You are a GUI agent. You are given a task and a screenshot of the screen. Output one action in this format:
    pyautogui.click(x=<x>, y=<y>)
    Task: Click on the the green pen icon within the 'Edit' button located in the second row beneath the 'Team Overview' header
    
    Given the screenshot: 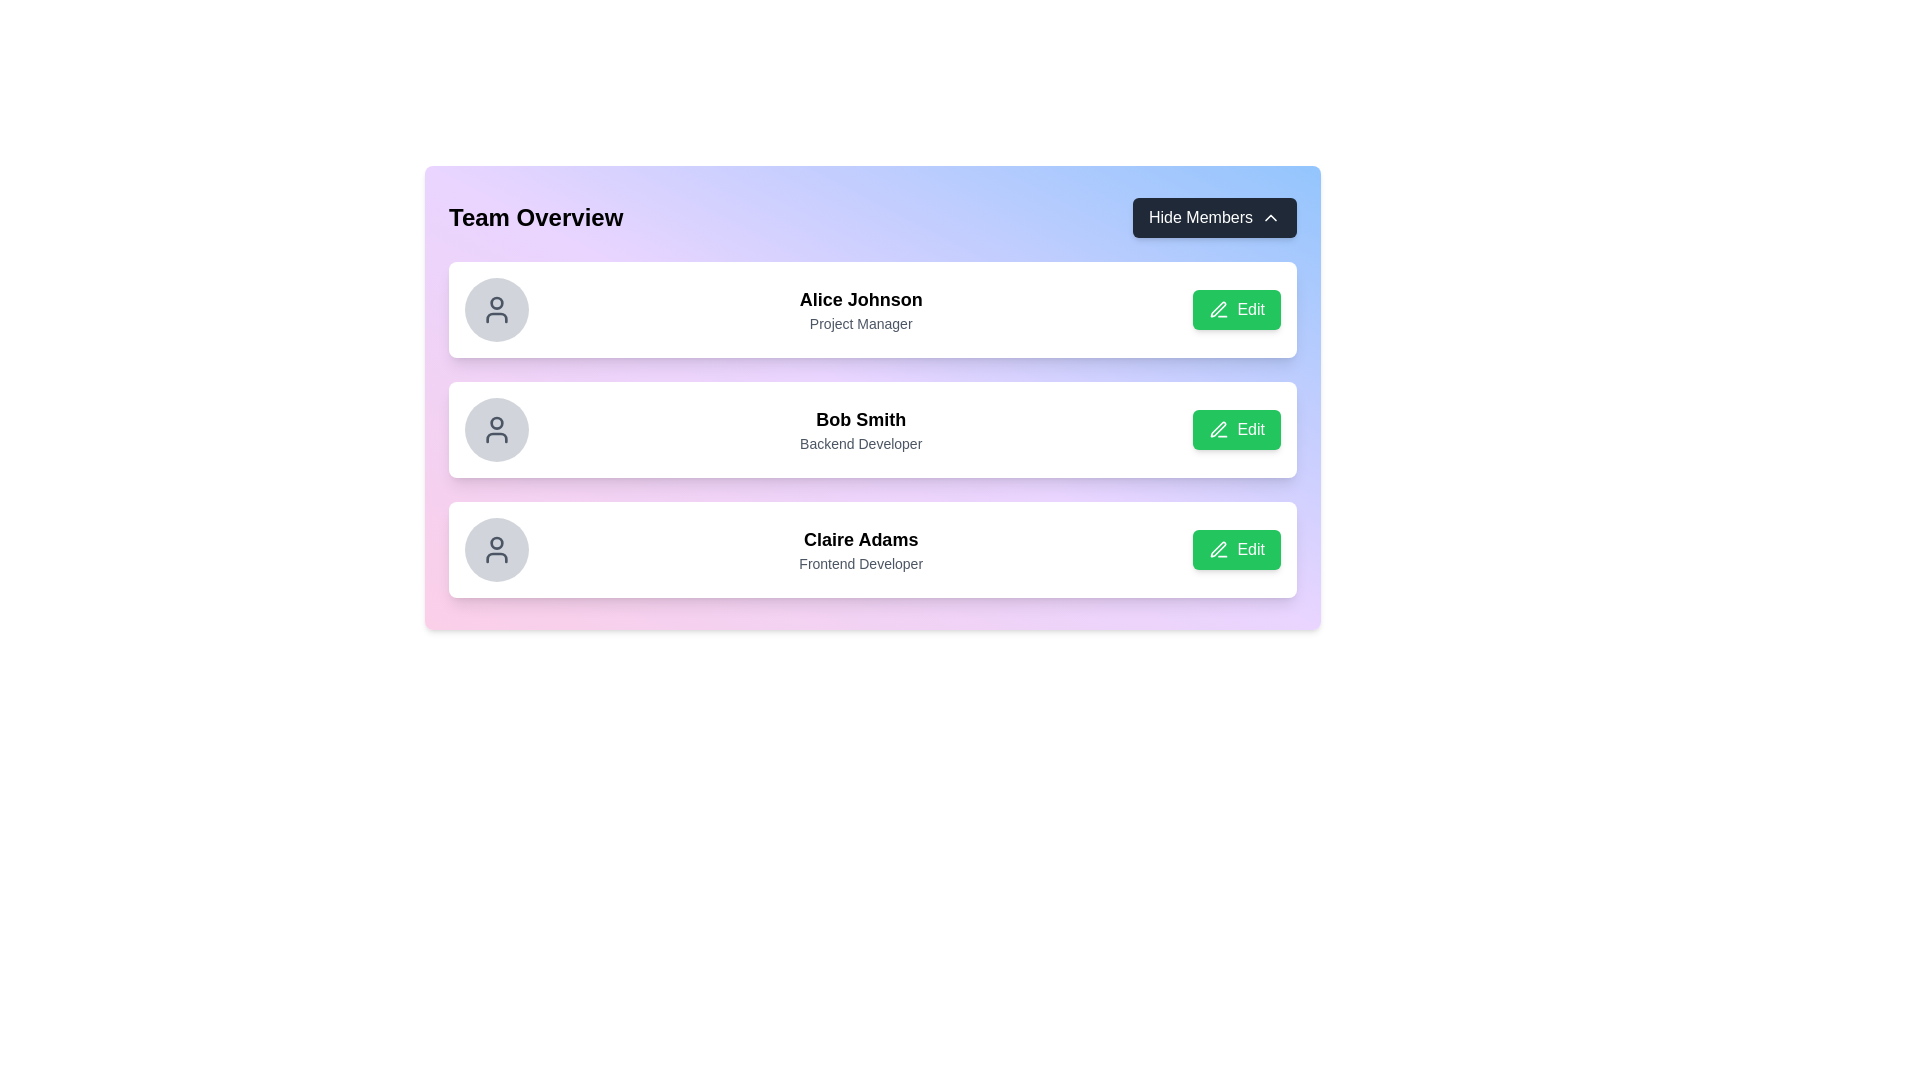 What is the action you would take?
    pyautogui.click(x=1218, y=428)
    